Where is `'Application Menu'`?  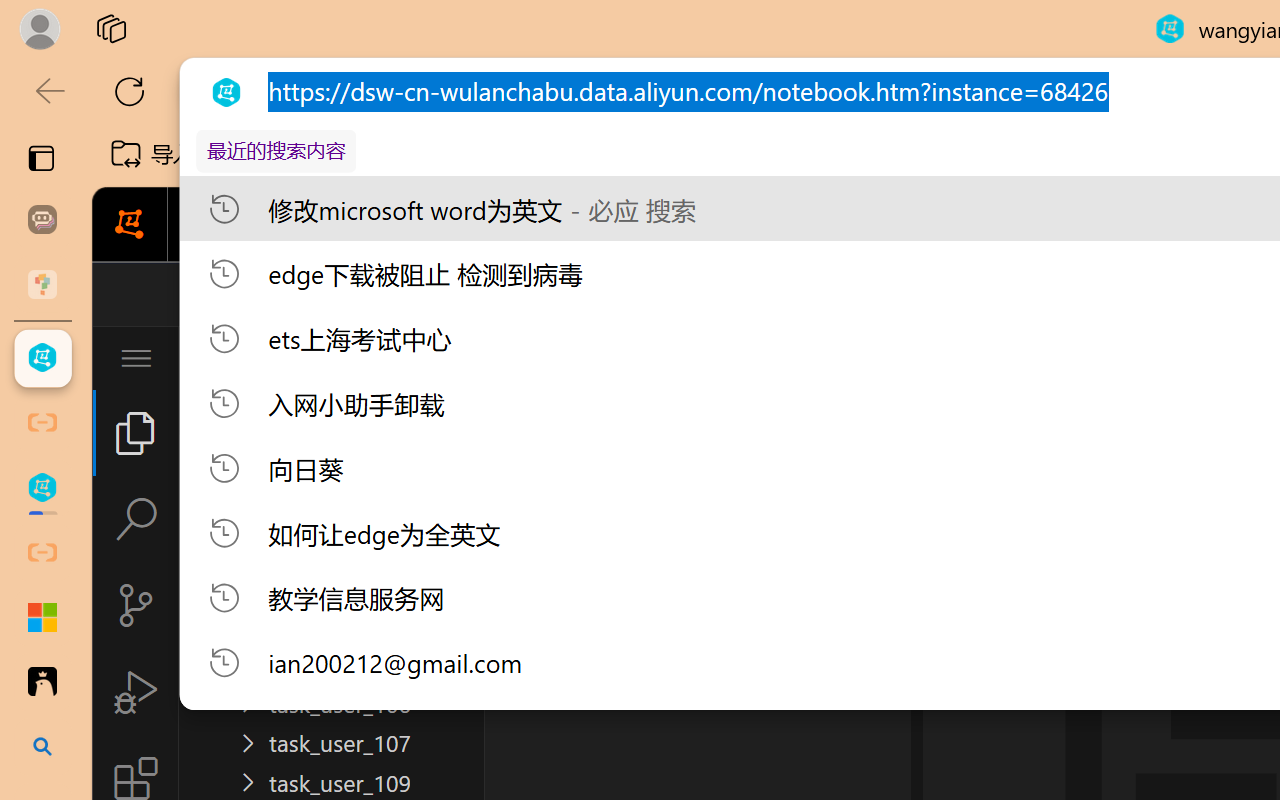
'Application Menu' is located at coordinates (134, 358).